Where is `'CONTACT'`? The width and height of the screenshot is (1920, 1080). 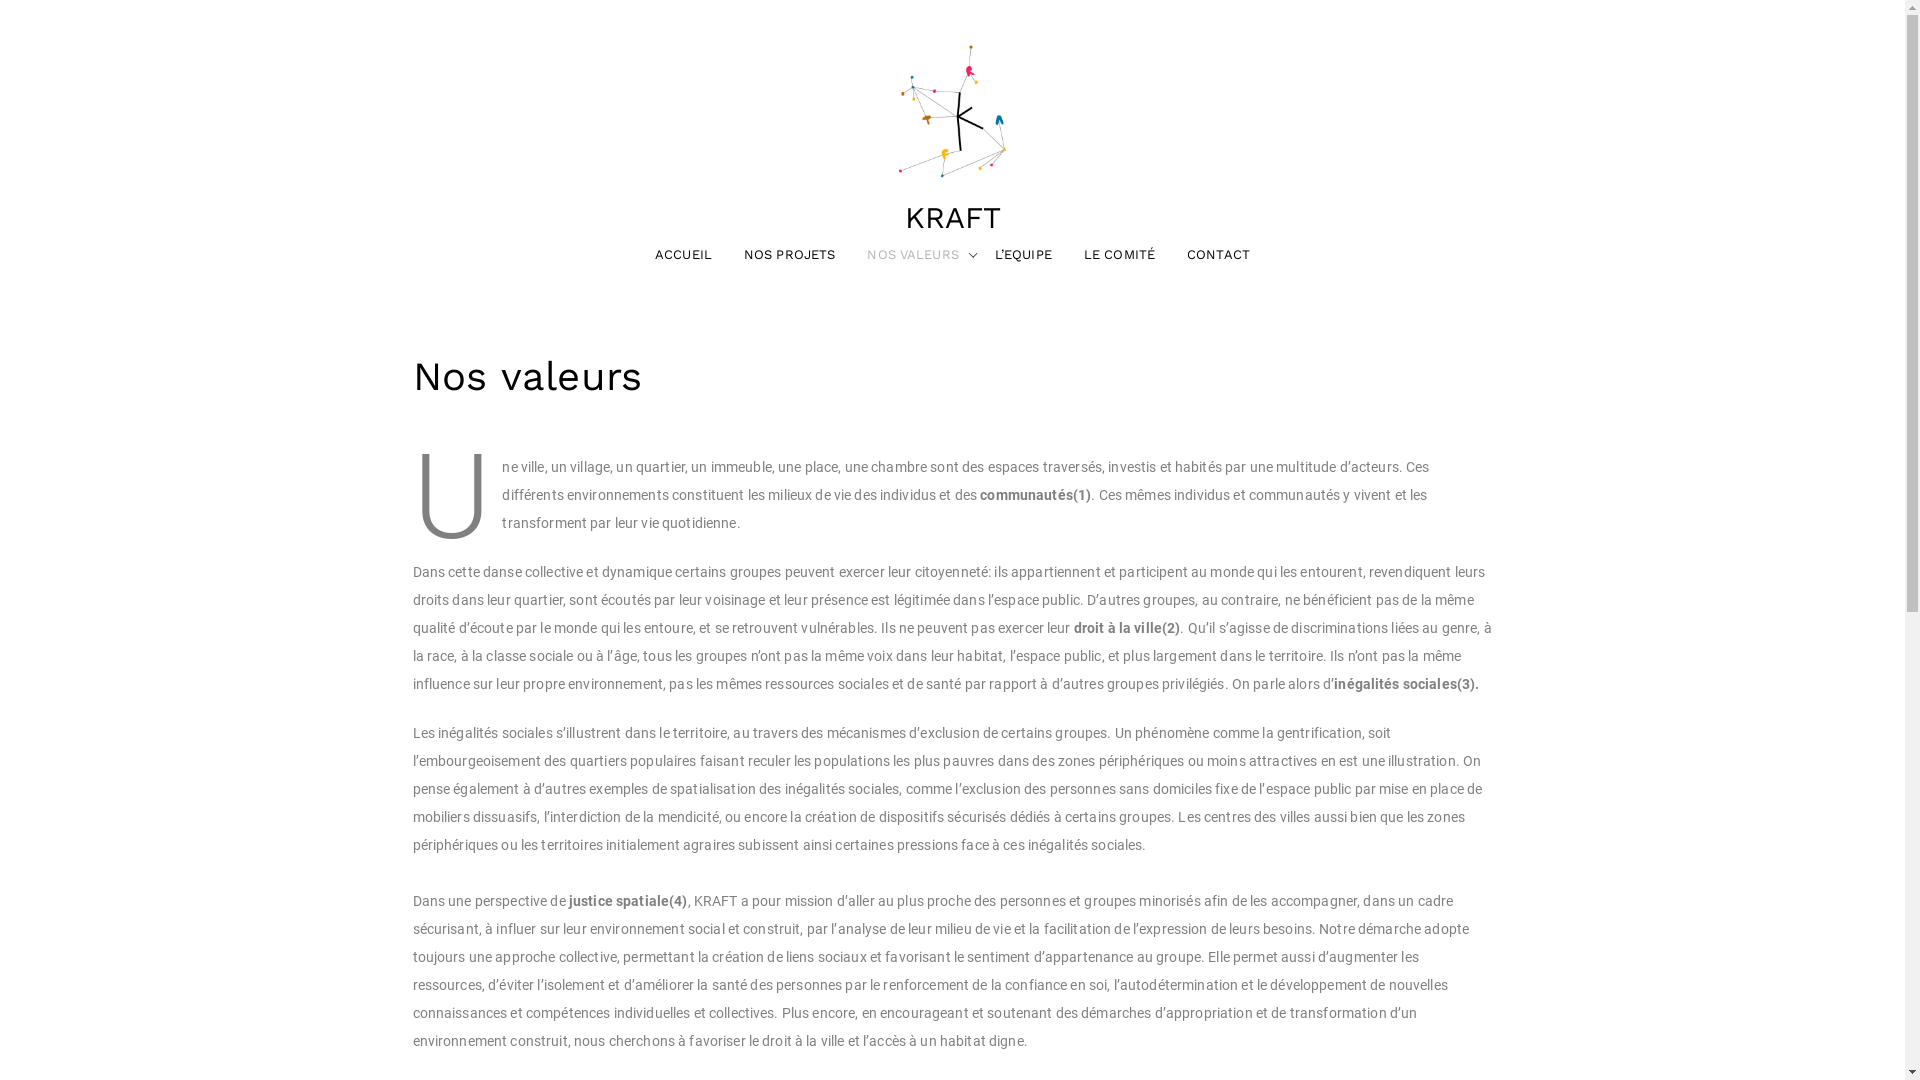
'CONTACT' is located at coordinates (1171, 253).